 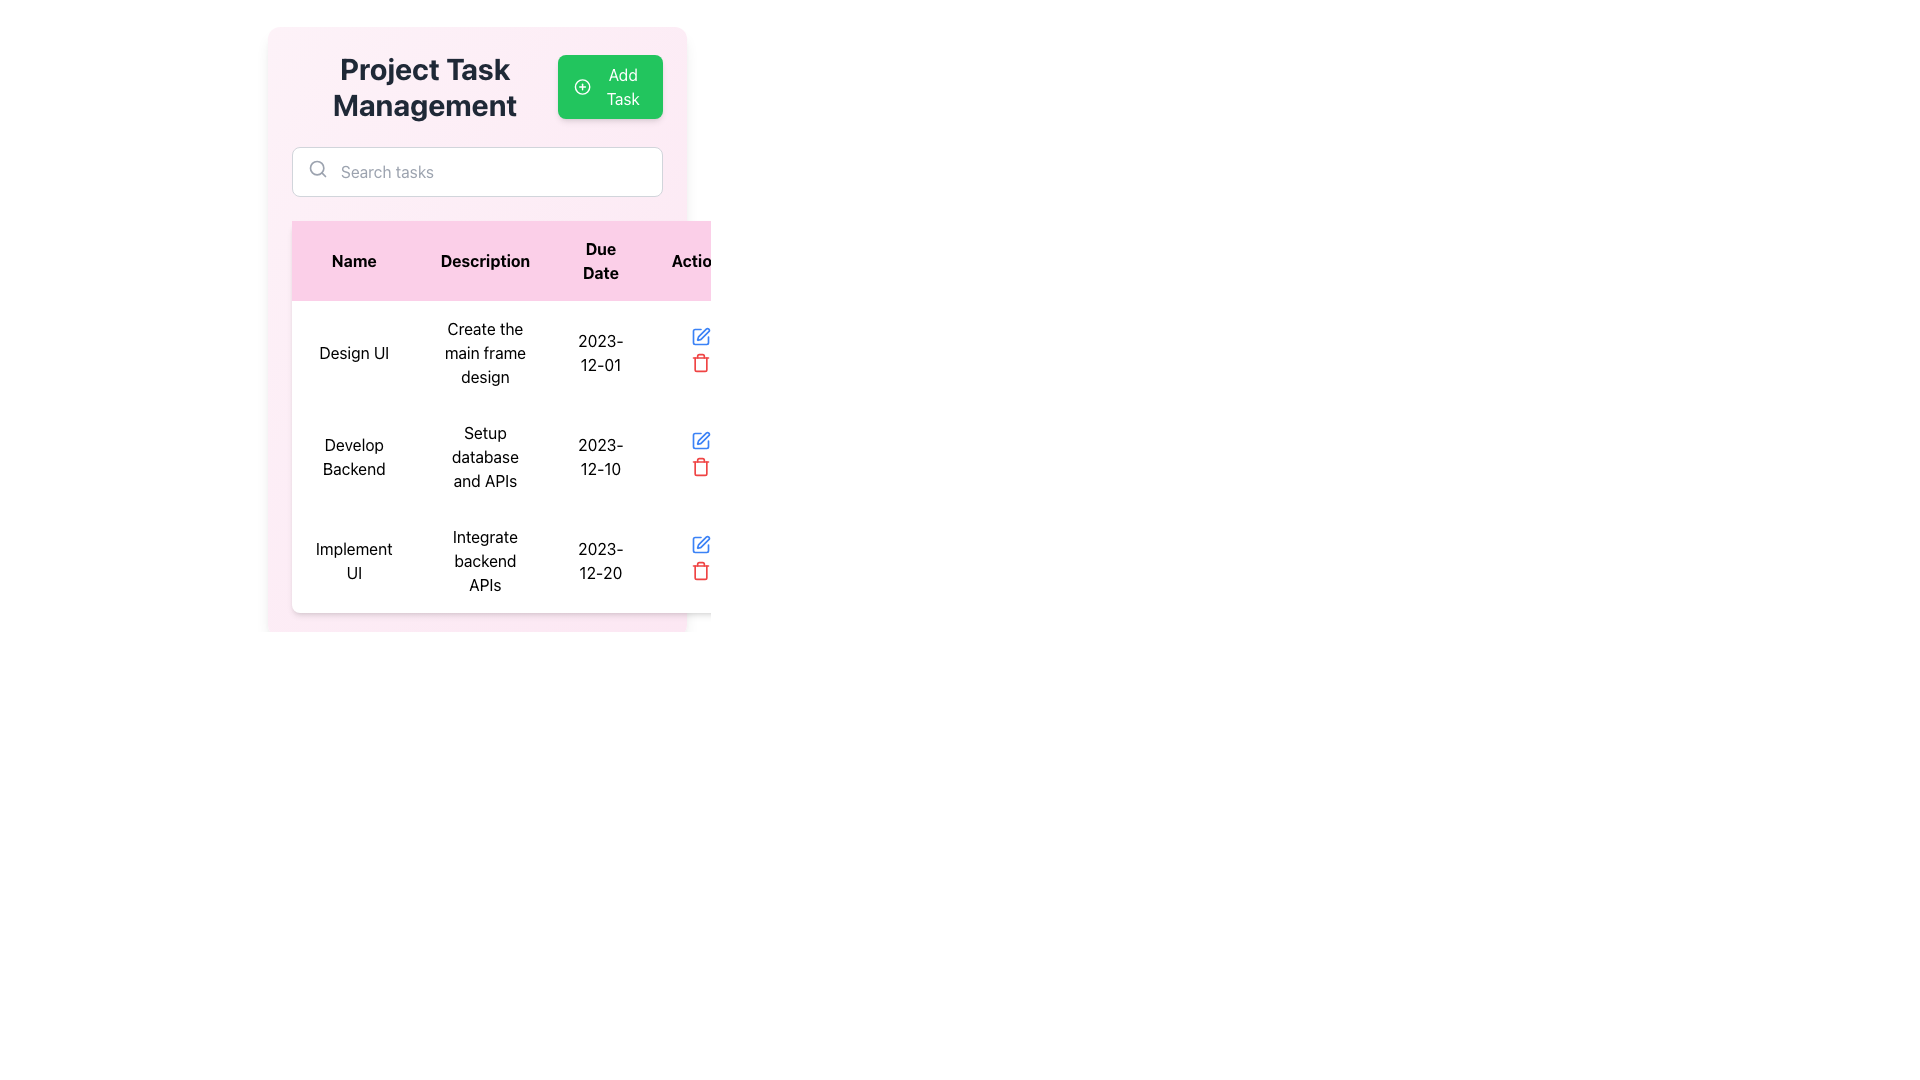 What do you see at coordinates (700, 570) in the screenshot?
I see `the delete button in the 'Actions' column of the last row of the table` at bounding box center [700, 570].